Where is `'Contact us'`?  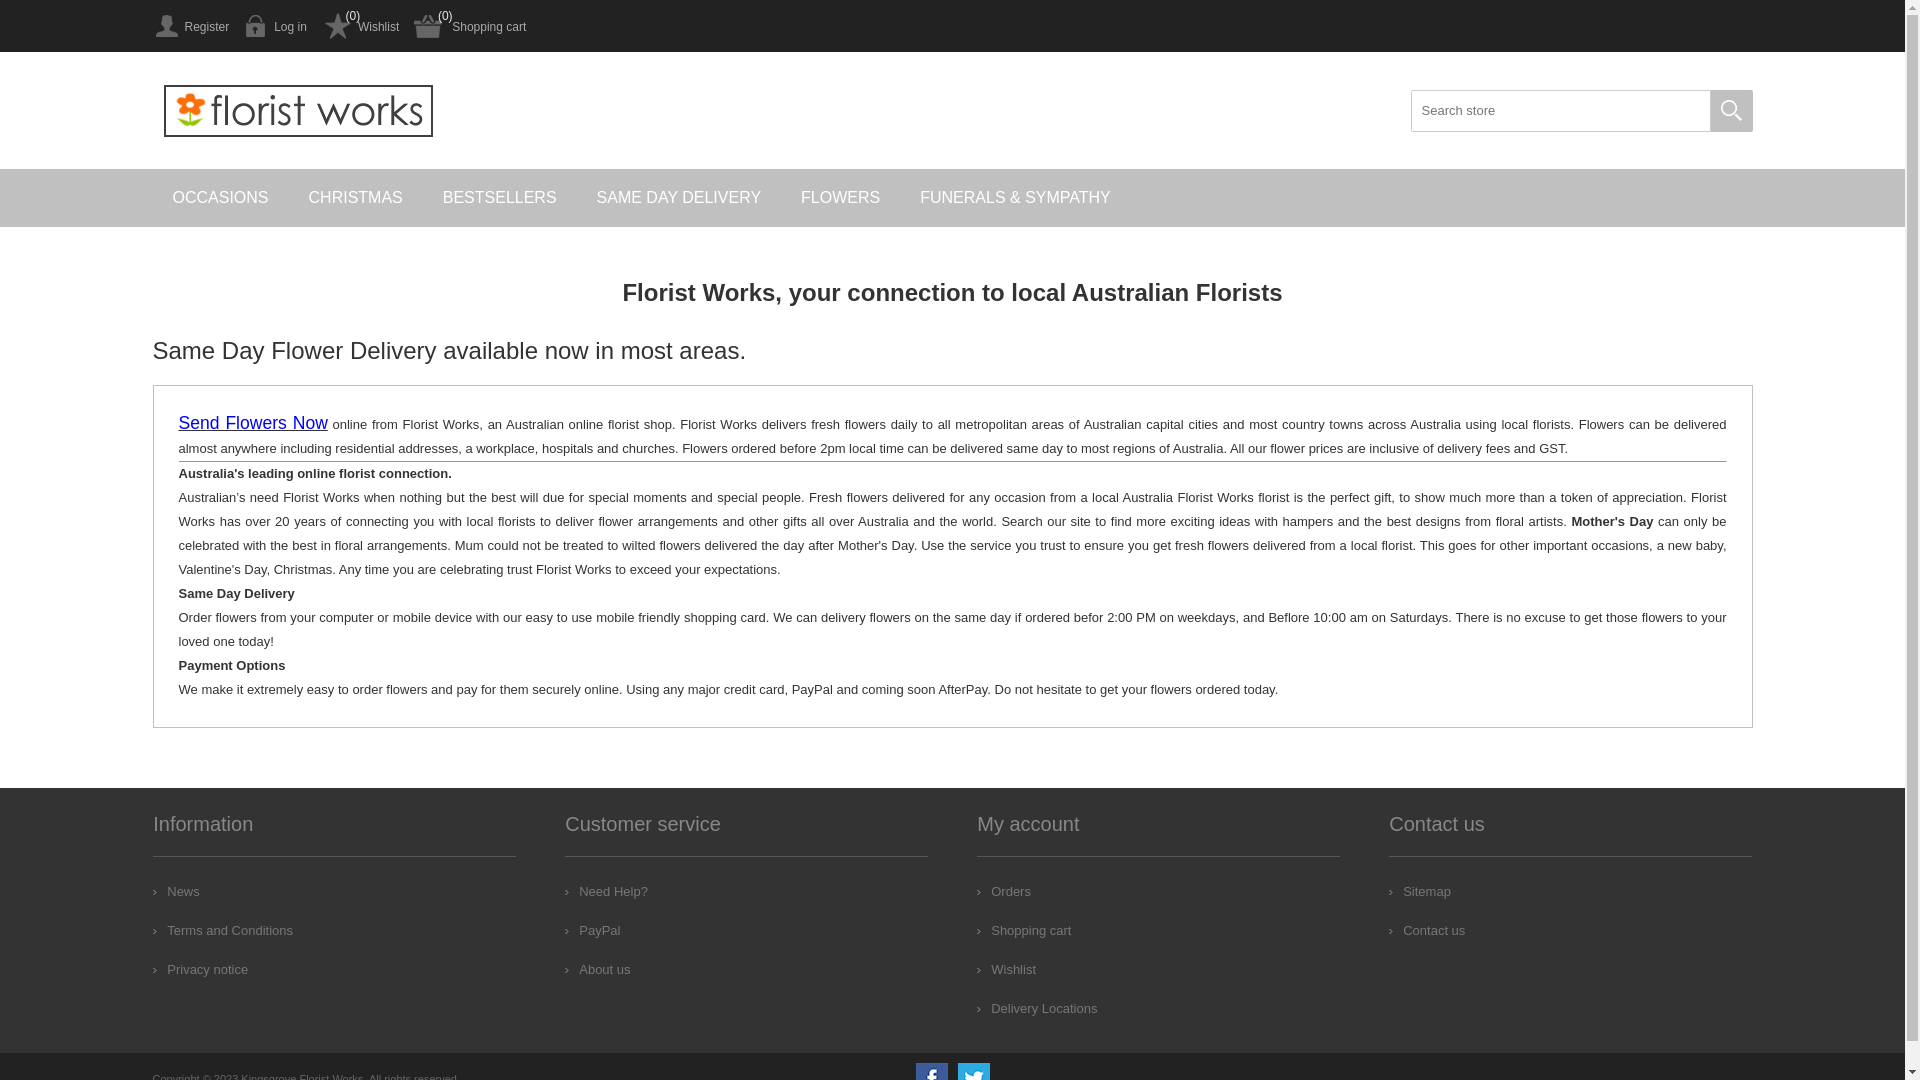 'Contact us' is located at coordinates (1425, 930).